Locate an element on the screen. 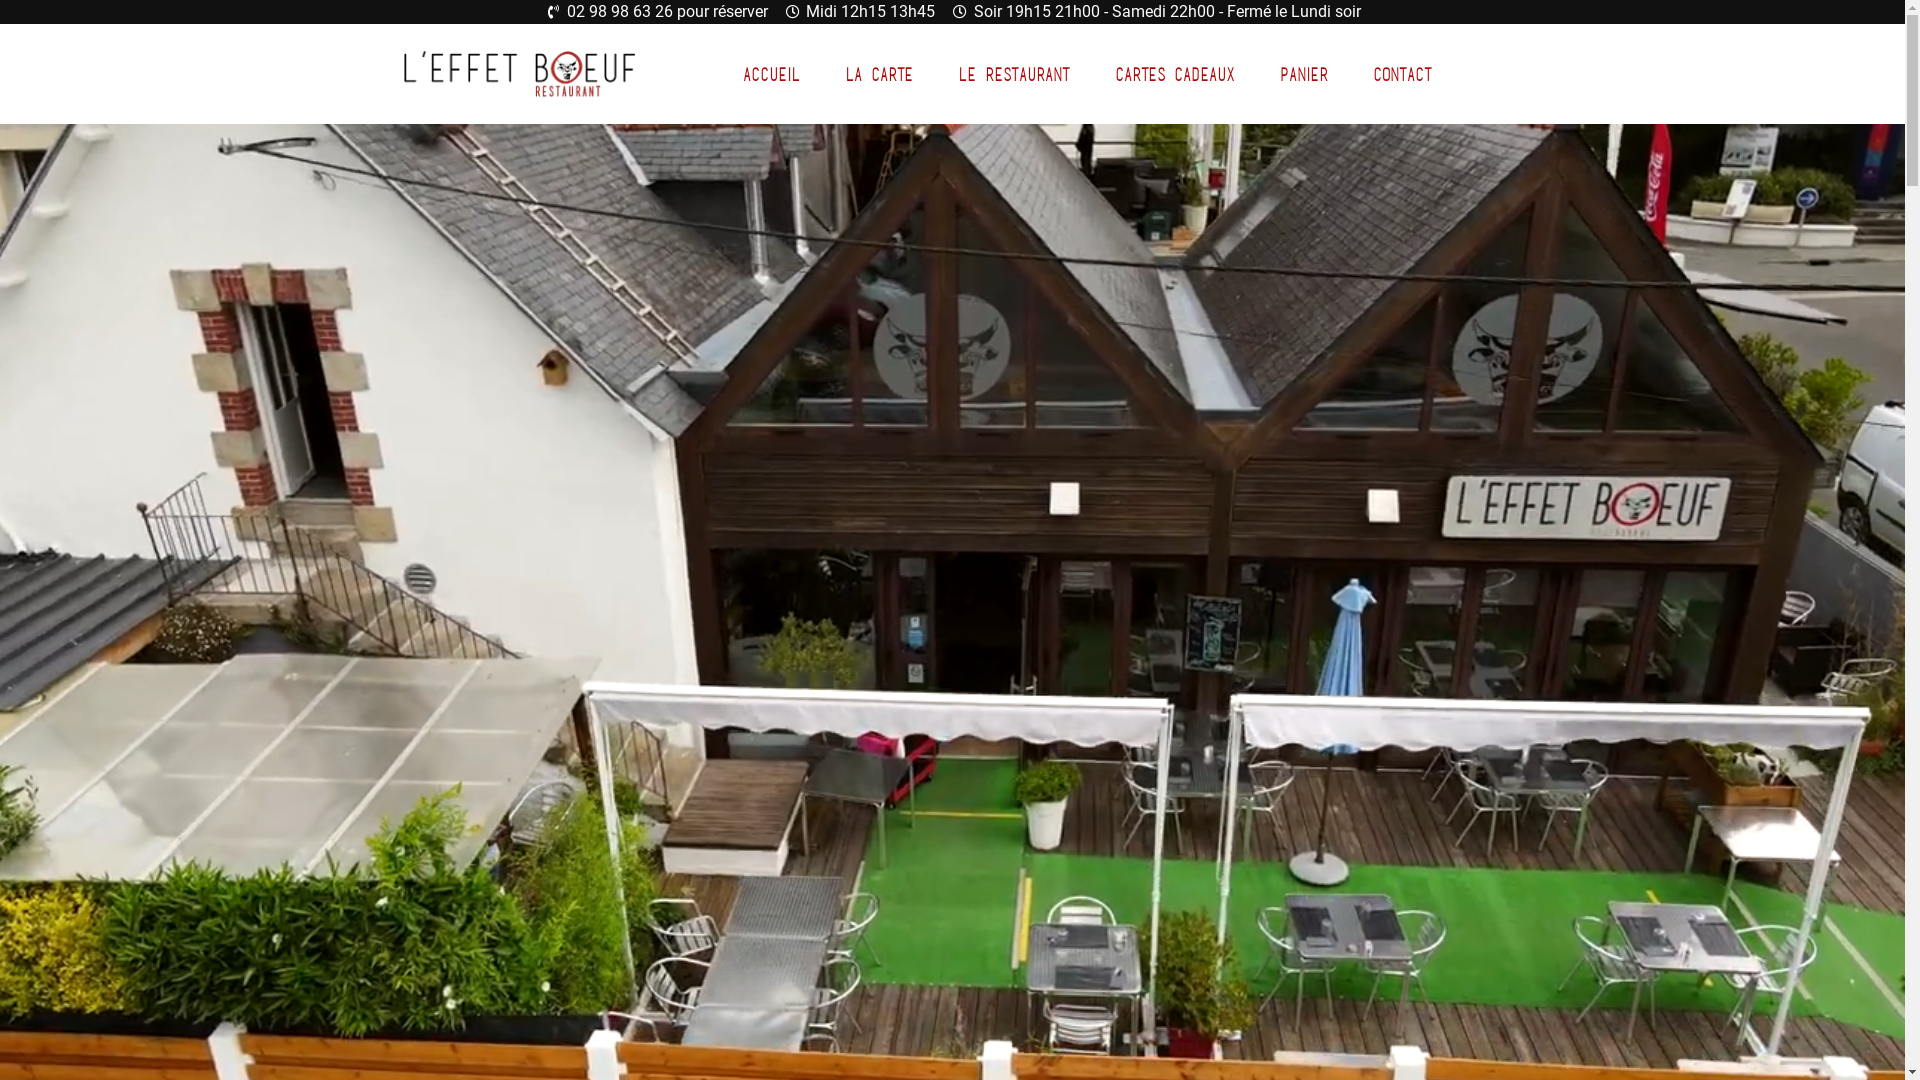 The width and height of the screenshot is (1920, 1080). 'PANIER' is located at coordinates (1304, 72).